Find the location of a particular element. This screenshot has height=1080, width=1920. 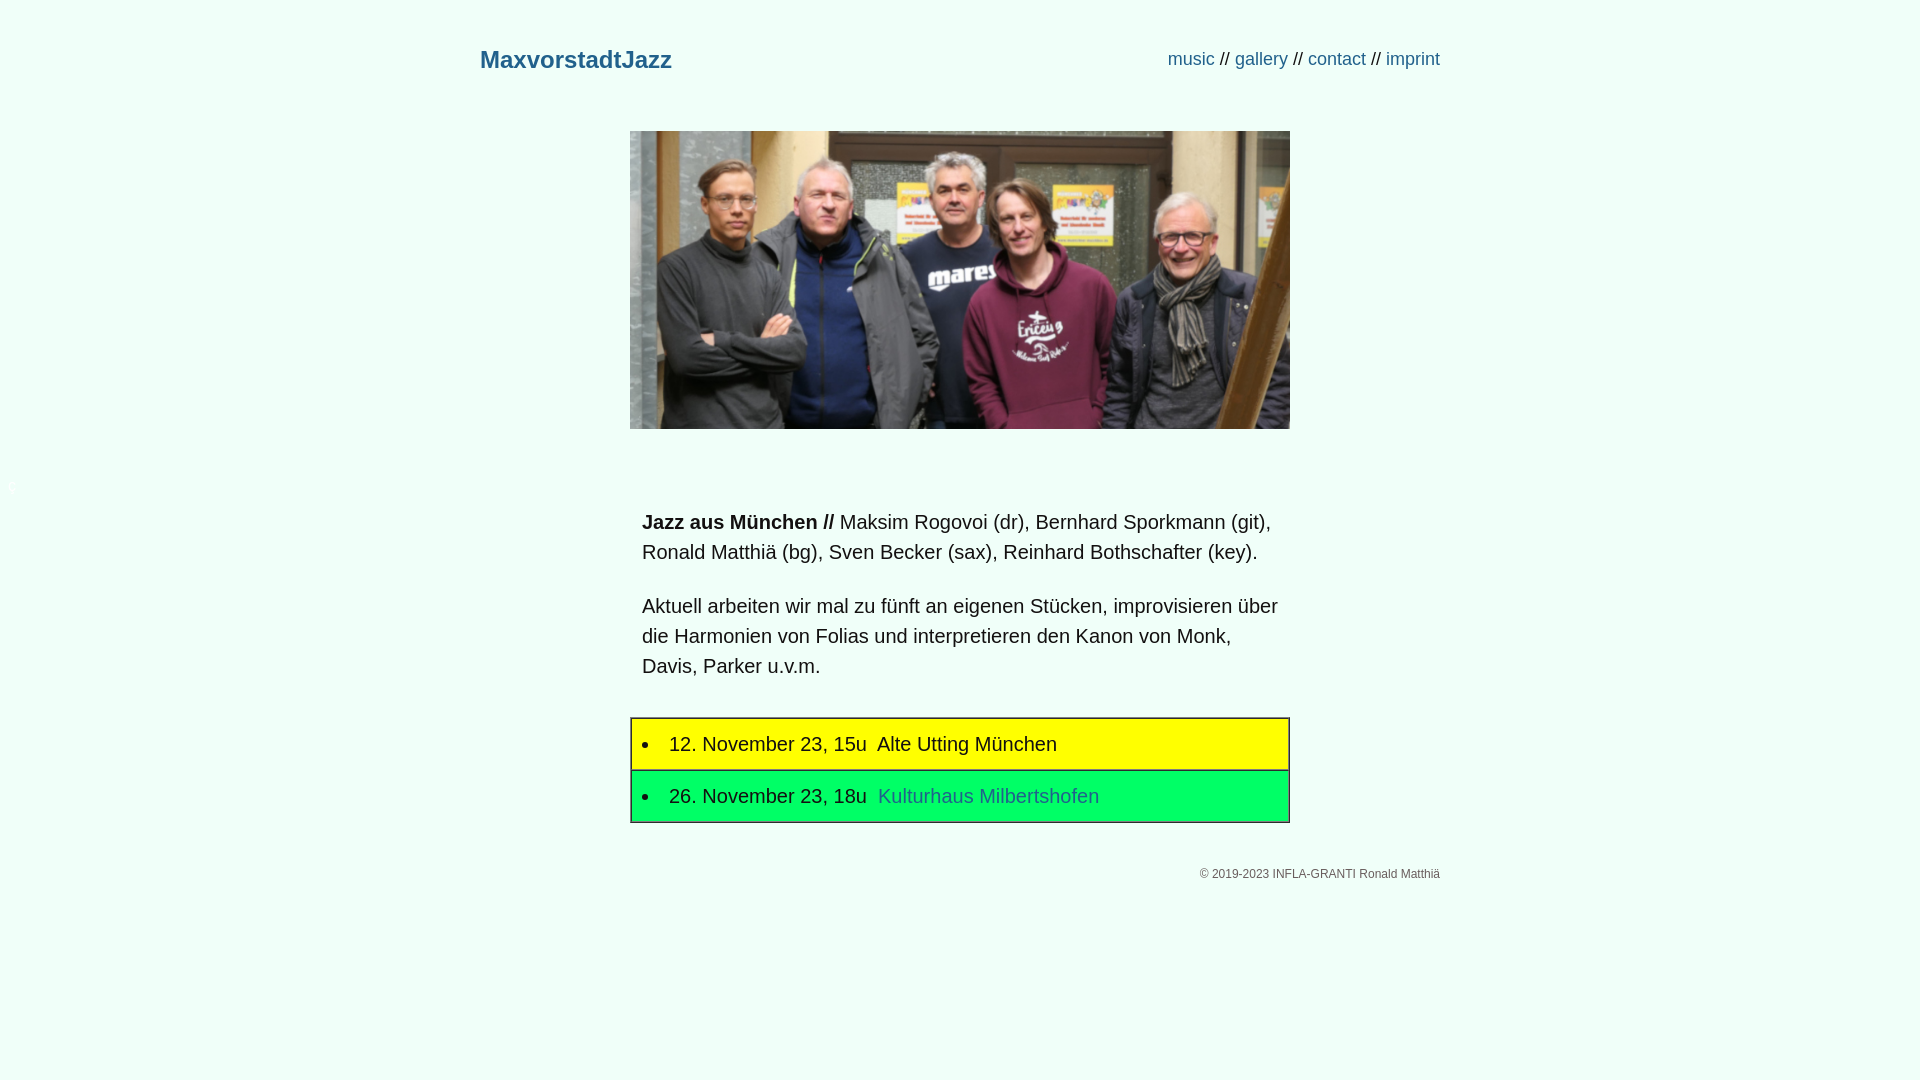

'music' is located at coordinates (1191, 57).